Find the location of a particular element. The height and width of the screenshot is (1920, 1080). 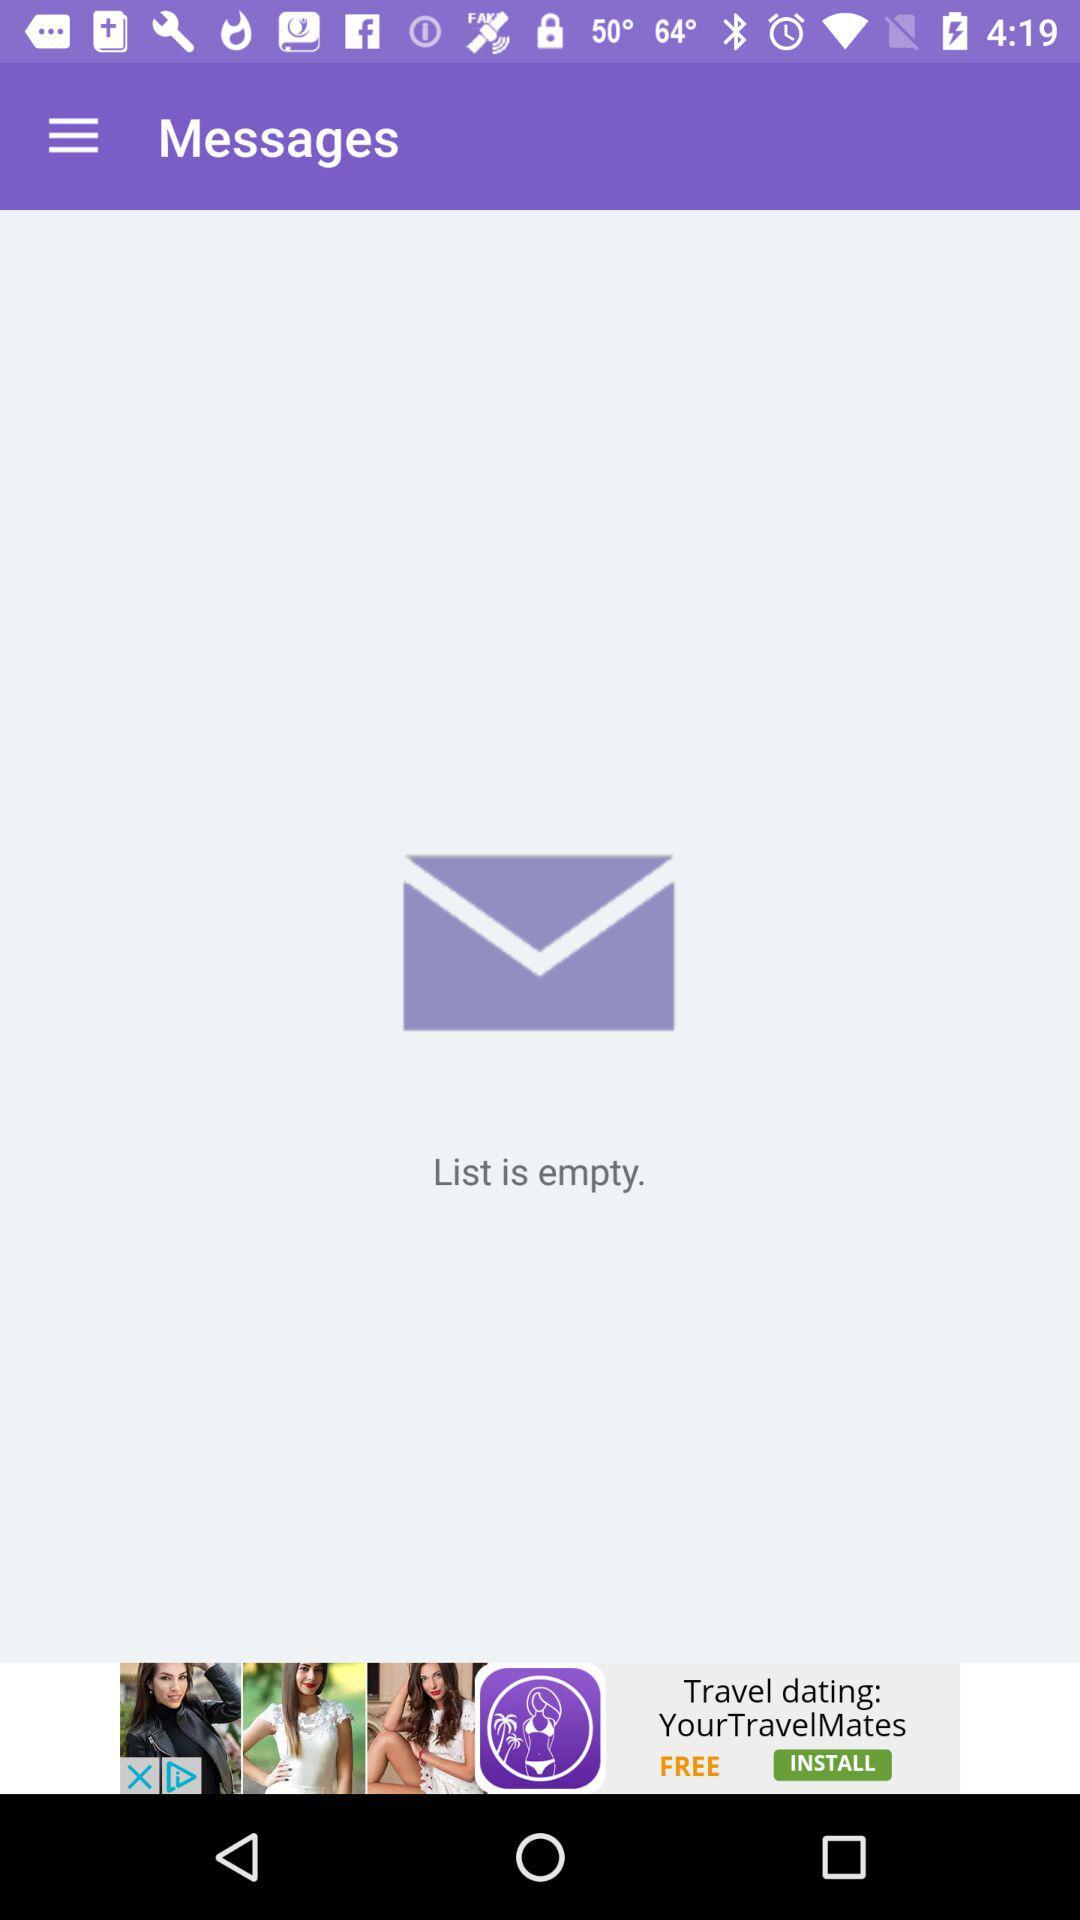

advertisement is located at coordinates (540, 1727).